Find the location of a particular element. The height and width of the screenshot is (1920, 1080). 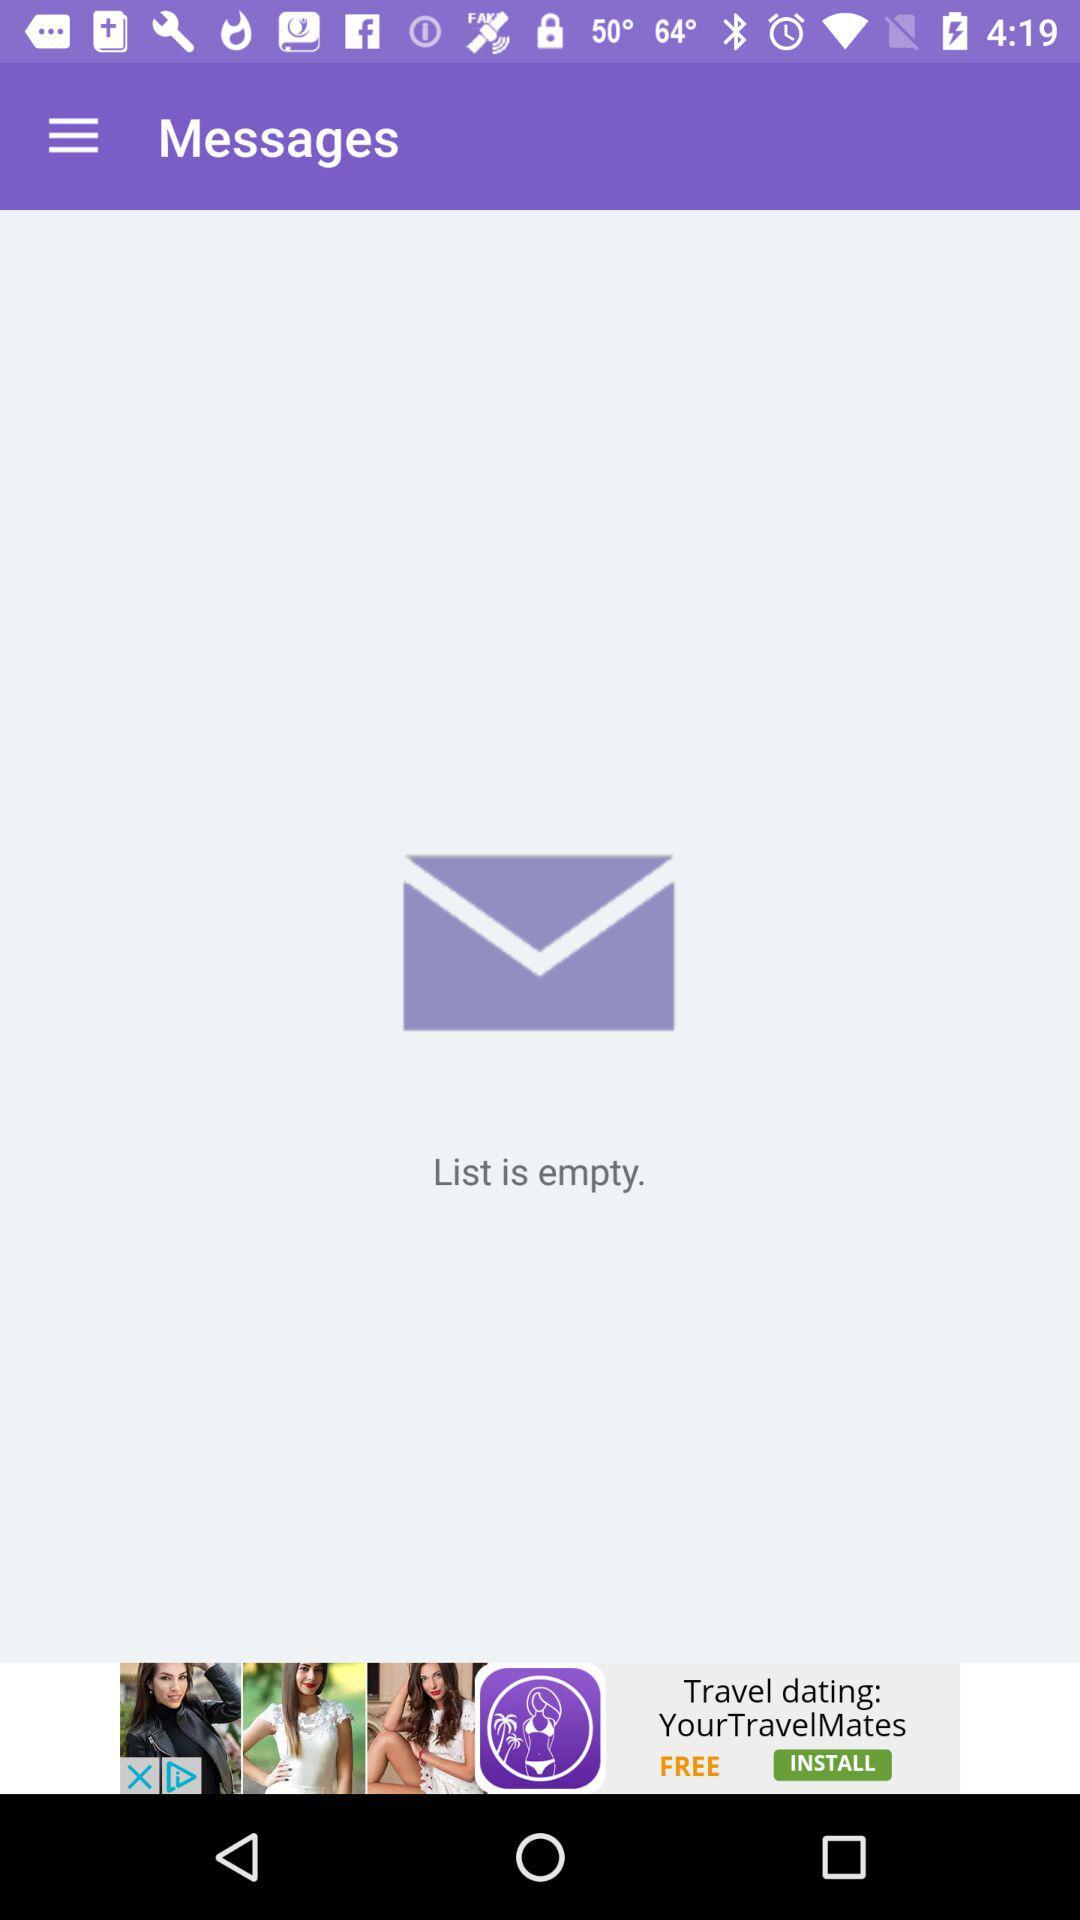

advertisement is located at coordinates (540, 1727).